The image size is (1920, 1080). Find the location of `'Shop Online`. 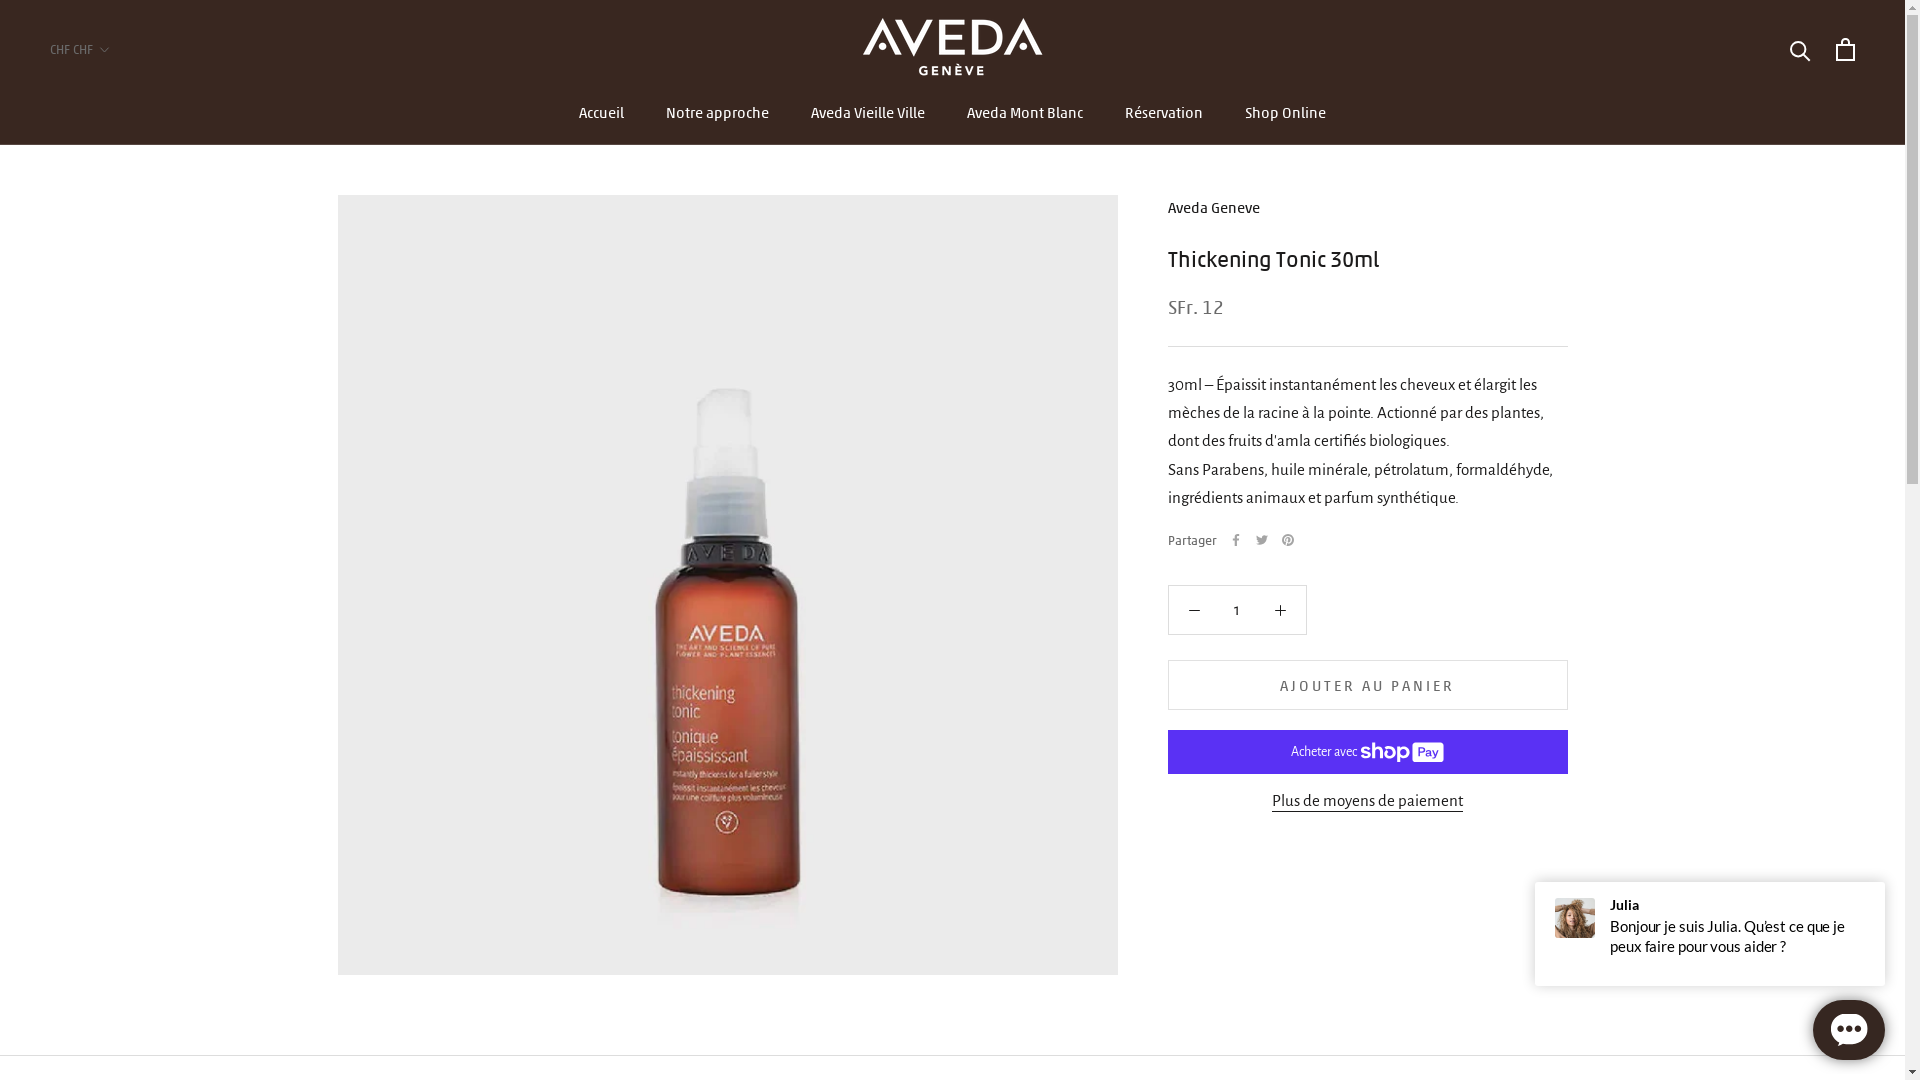

'Shop Online is located at coordinates (1285, 111).